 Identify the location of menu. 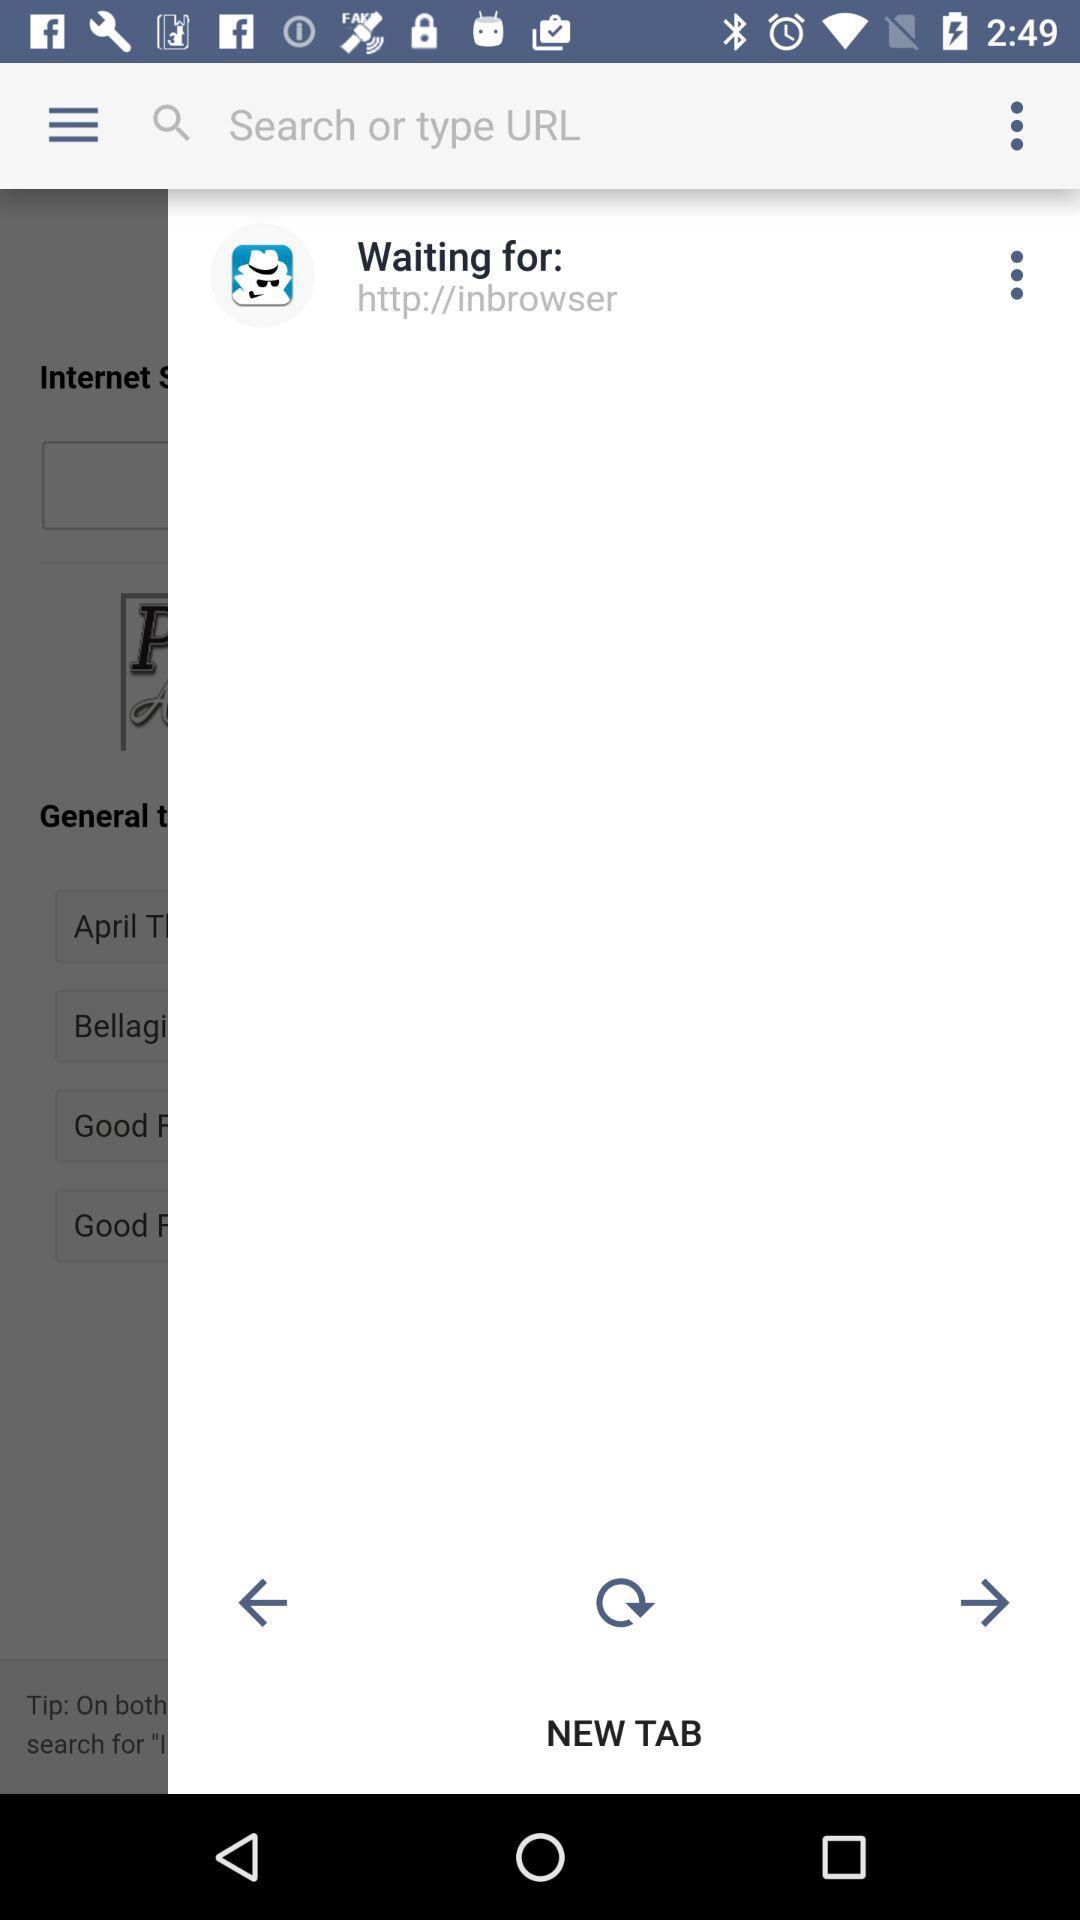
(1017, 274).